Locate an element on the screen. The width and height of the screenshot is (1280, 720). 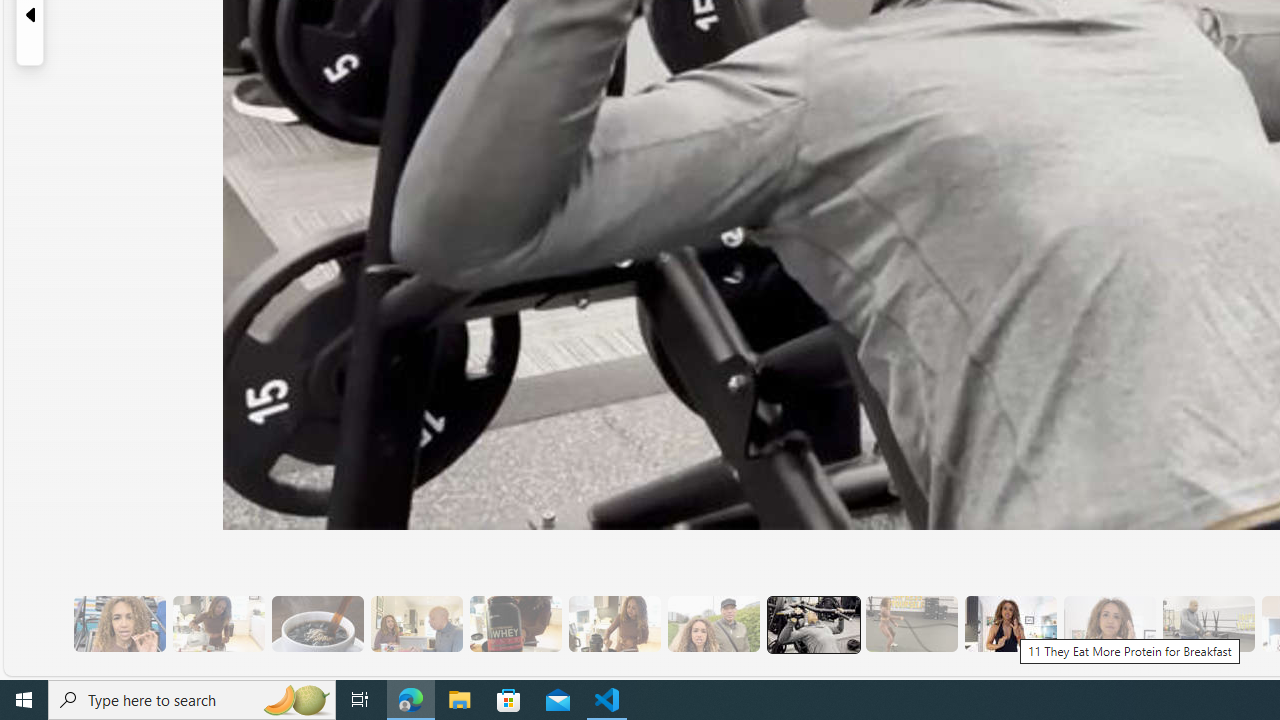
'8 Be Mindful of Coffee' is located at coordinates (316, 623).